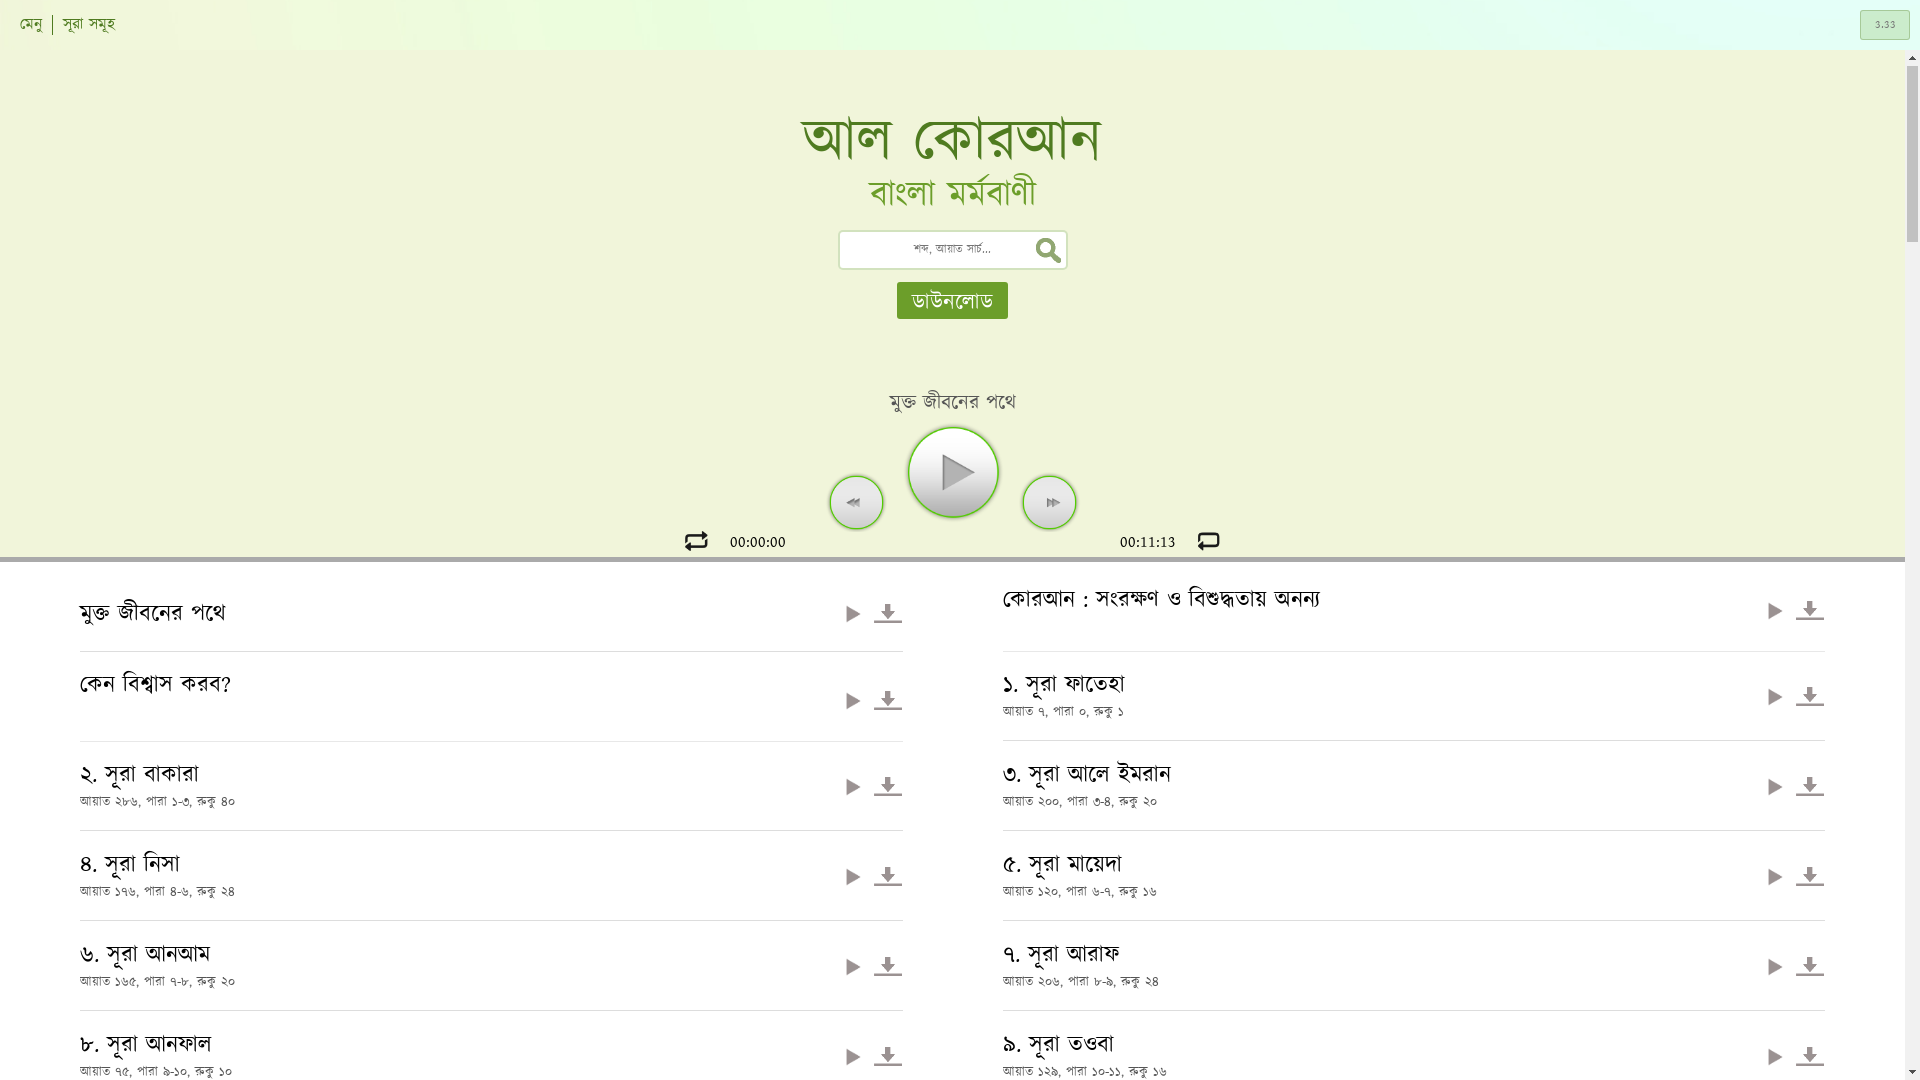 Image resolution: width=1920 pixels, height=1080 pixels. I want to click on 'Play', so click(838, 612).